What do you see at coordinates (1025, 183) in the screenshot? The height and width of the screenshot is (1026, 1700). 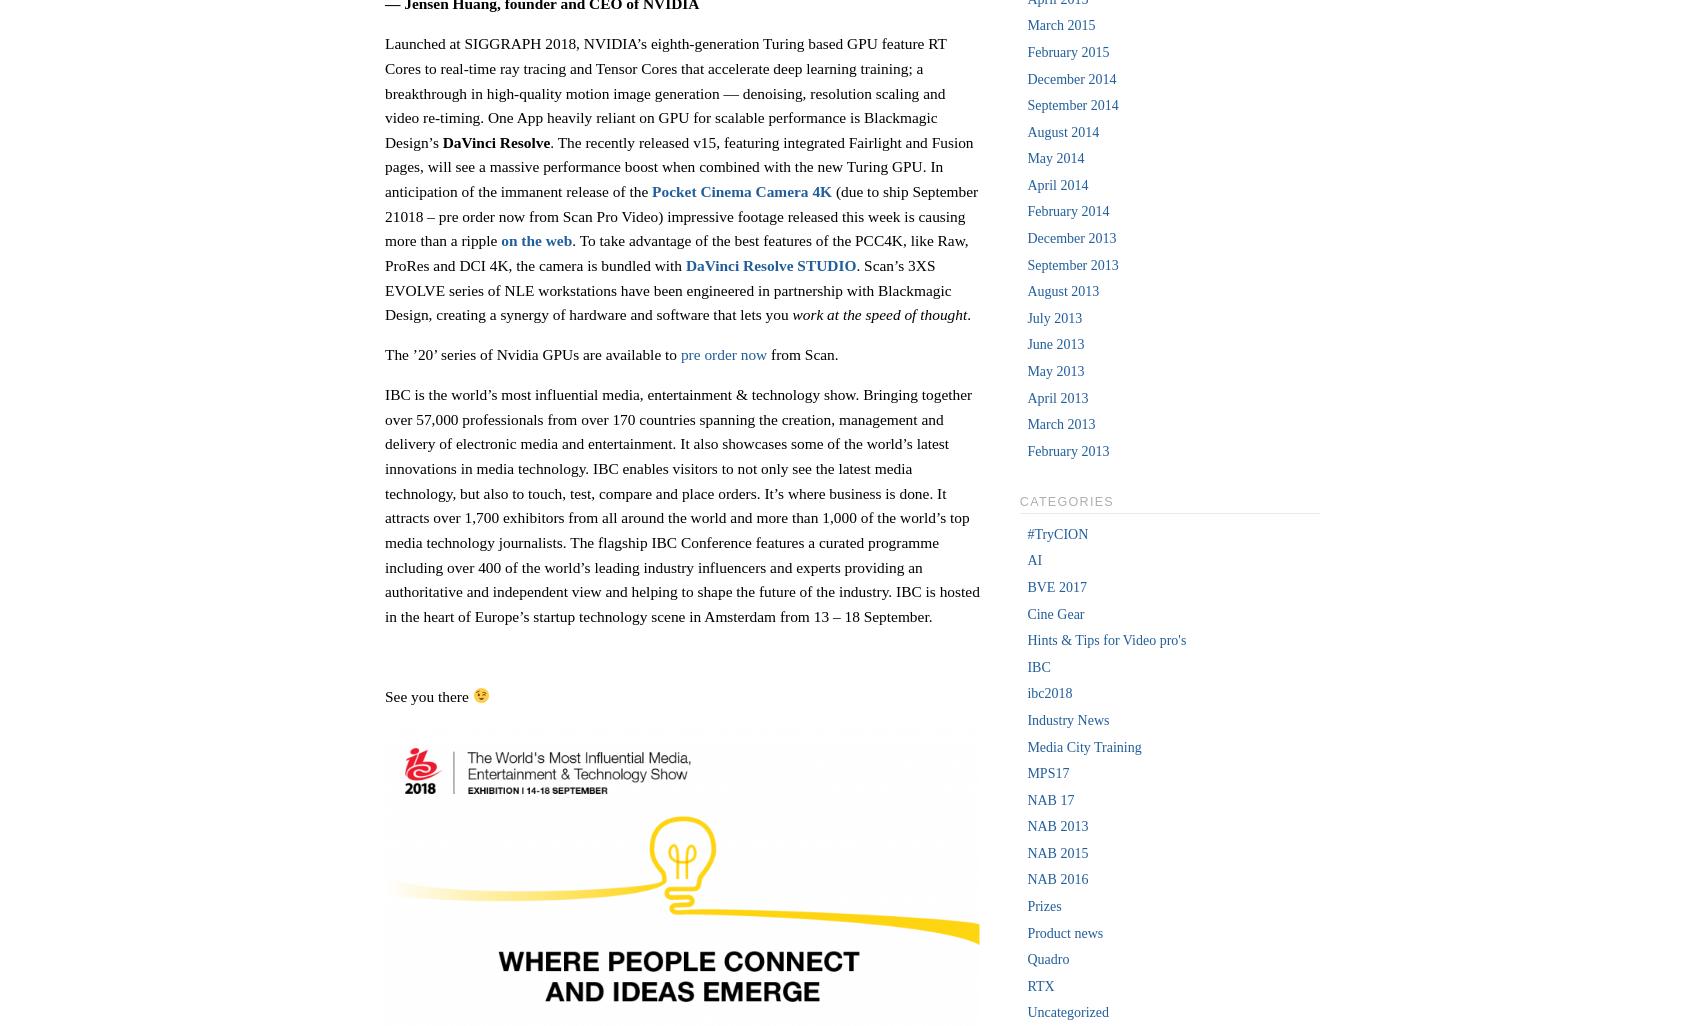 I see `'April 2014'` at bounding box center [1025, 183].